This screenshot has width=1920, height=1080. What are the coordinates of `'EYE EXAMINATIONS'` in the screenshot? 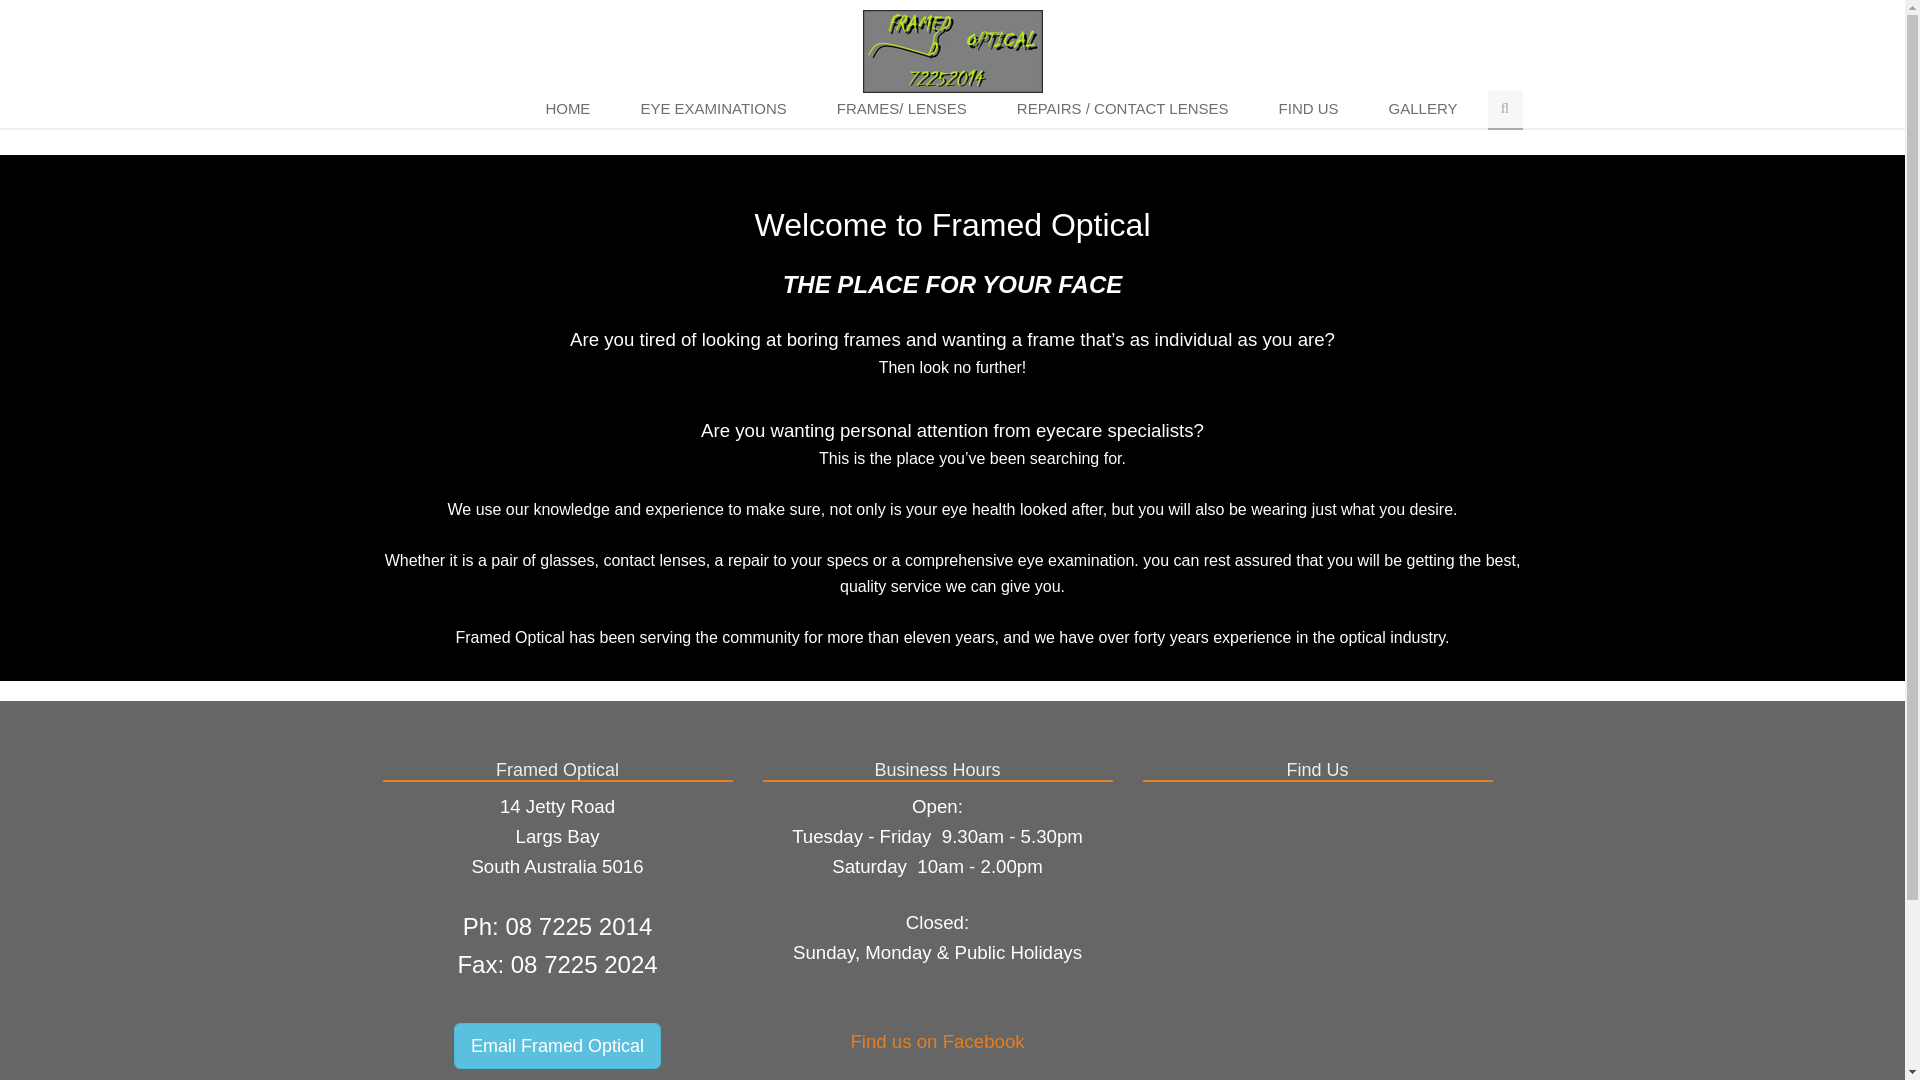 It's located at (718, 110).